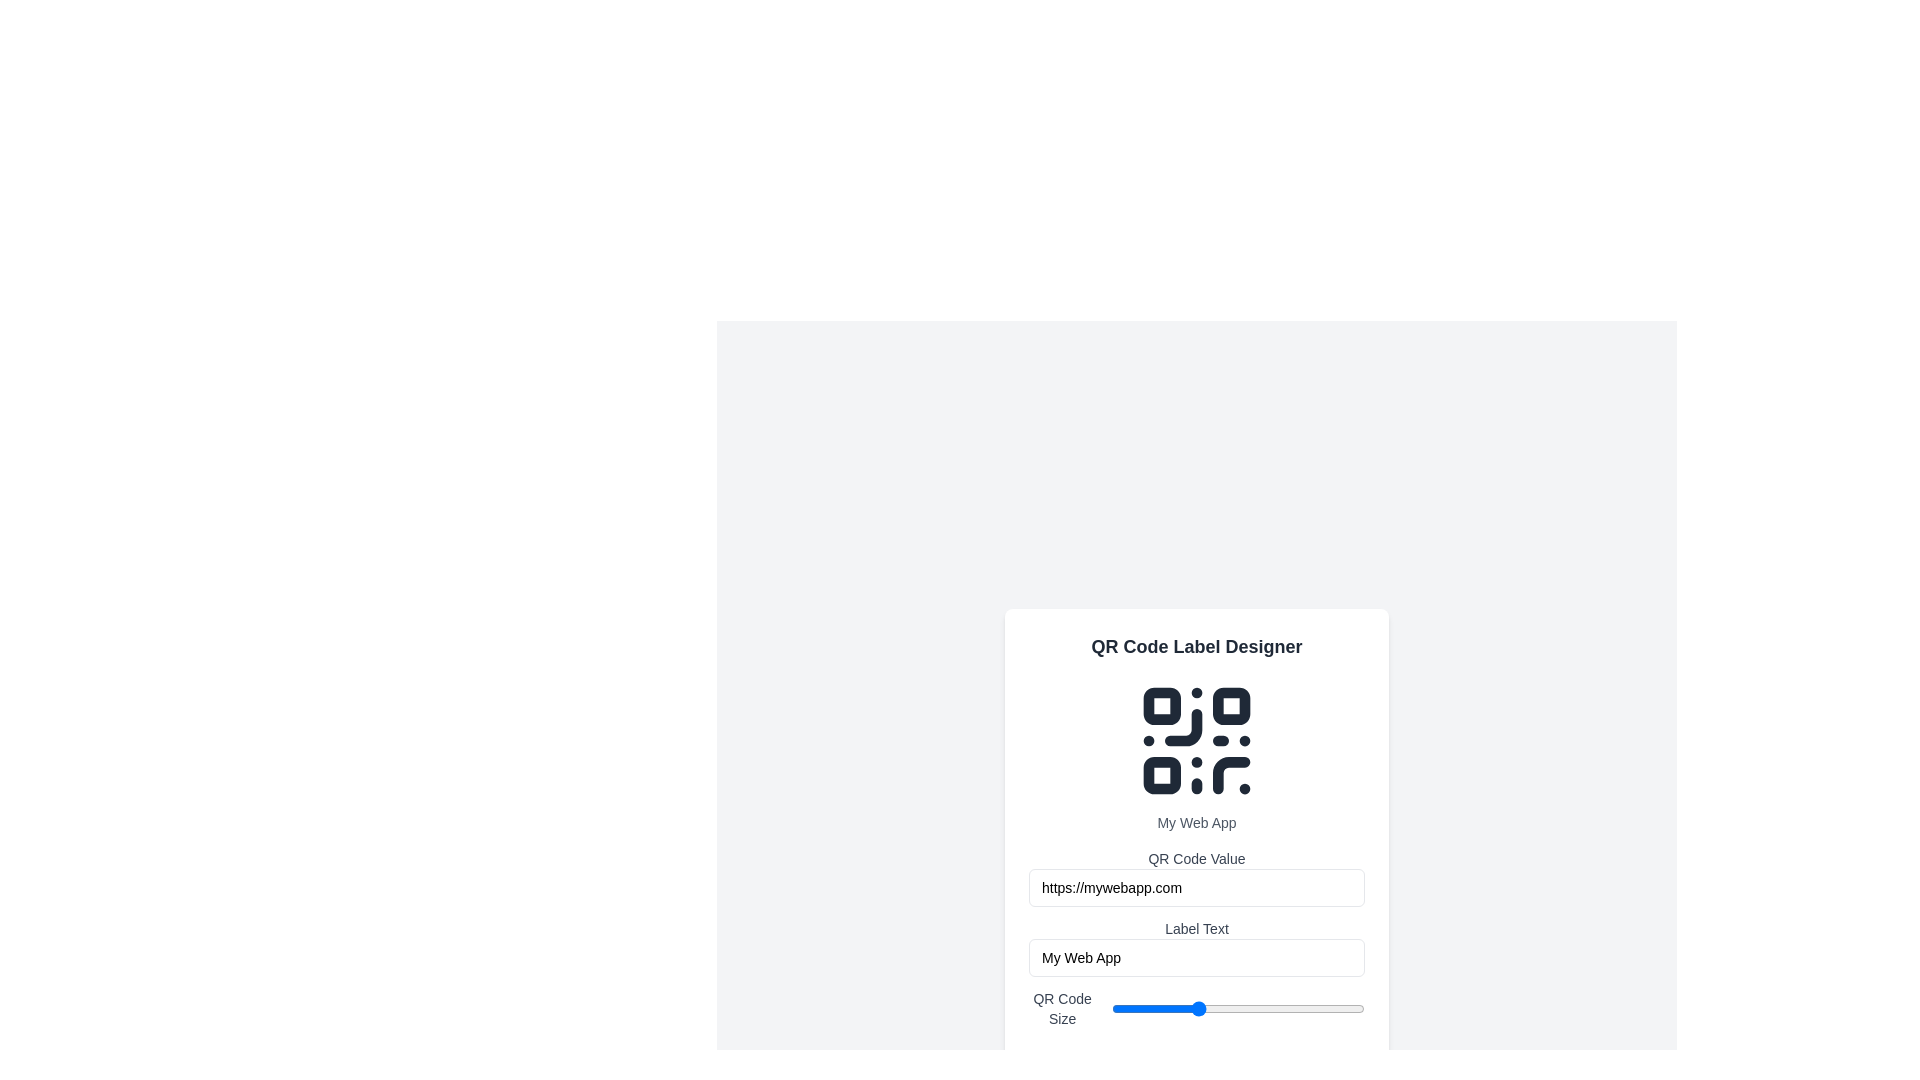 The image size is (1920, 1080). What do you see at coordinates (1162, 774) in the screenshot?
I see `the third square in the QR-code representation, which is a rectangular component within the SVG graphic, located on the left side and towards the bottom` at bounding box center [1162, 774].